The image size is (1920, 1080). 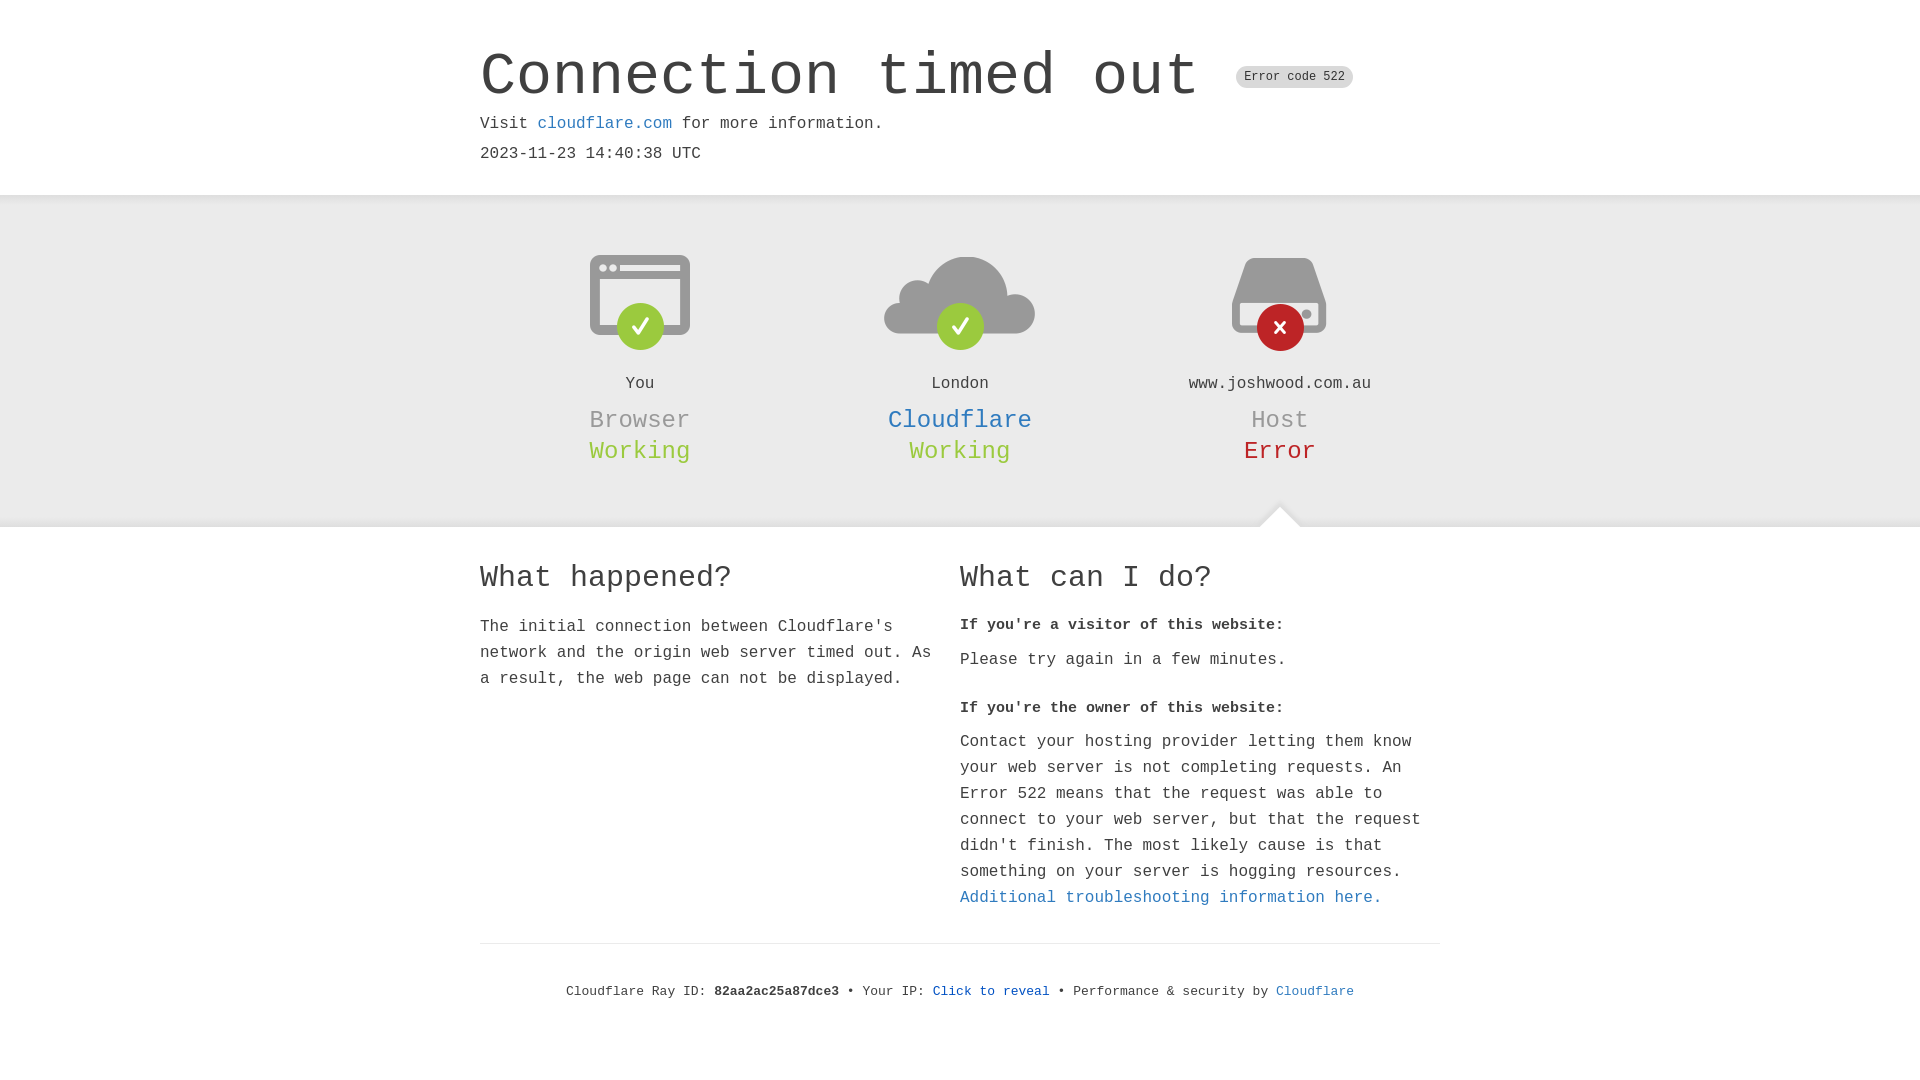 I want to click on 'Click to reveal', so click(x=991, y=991).